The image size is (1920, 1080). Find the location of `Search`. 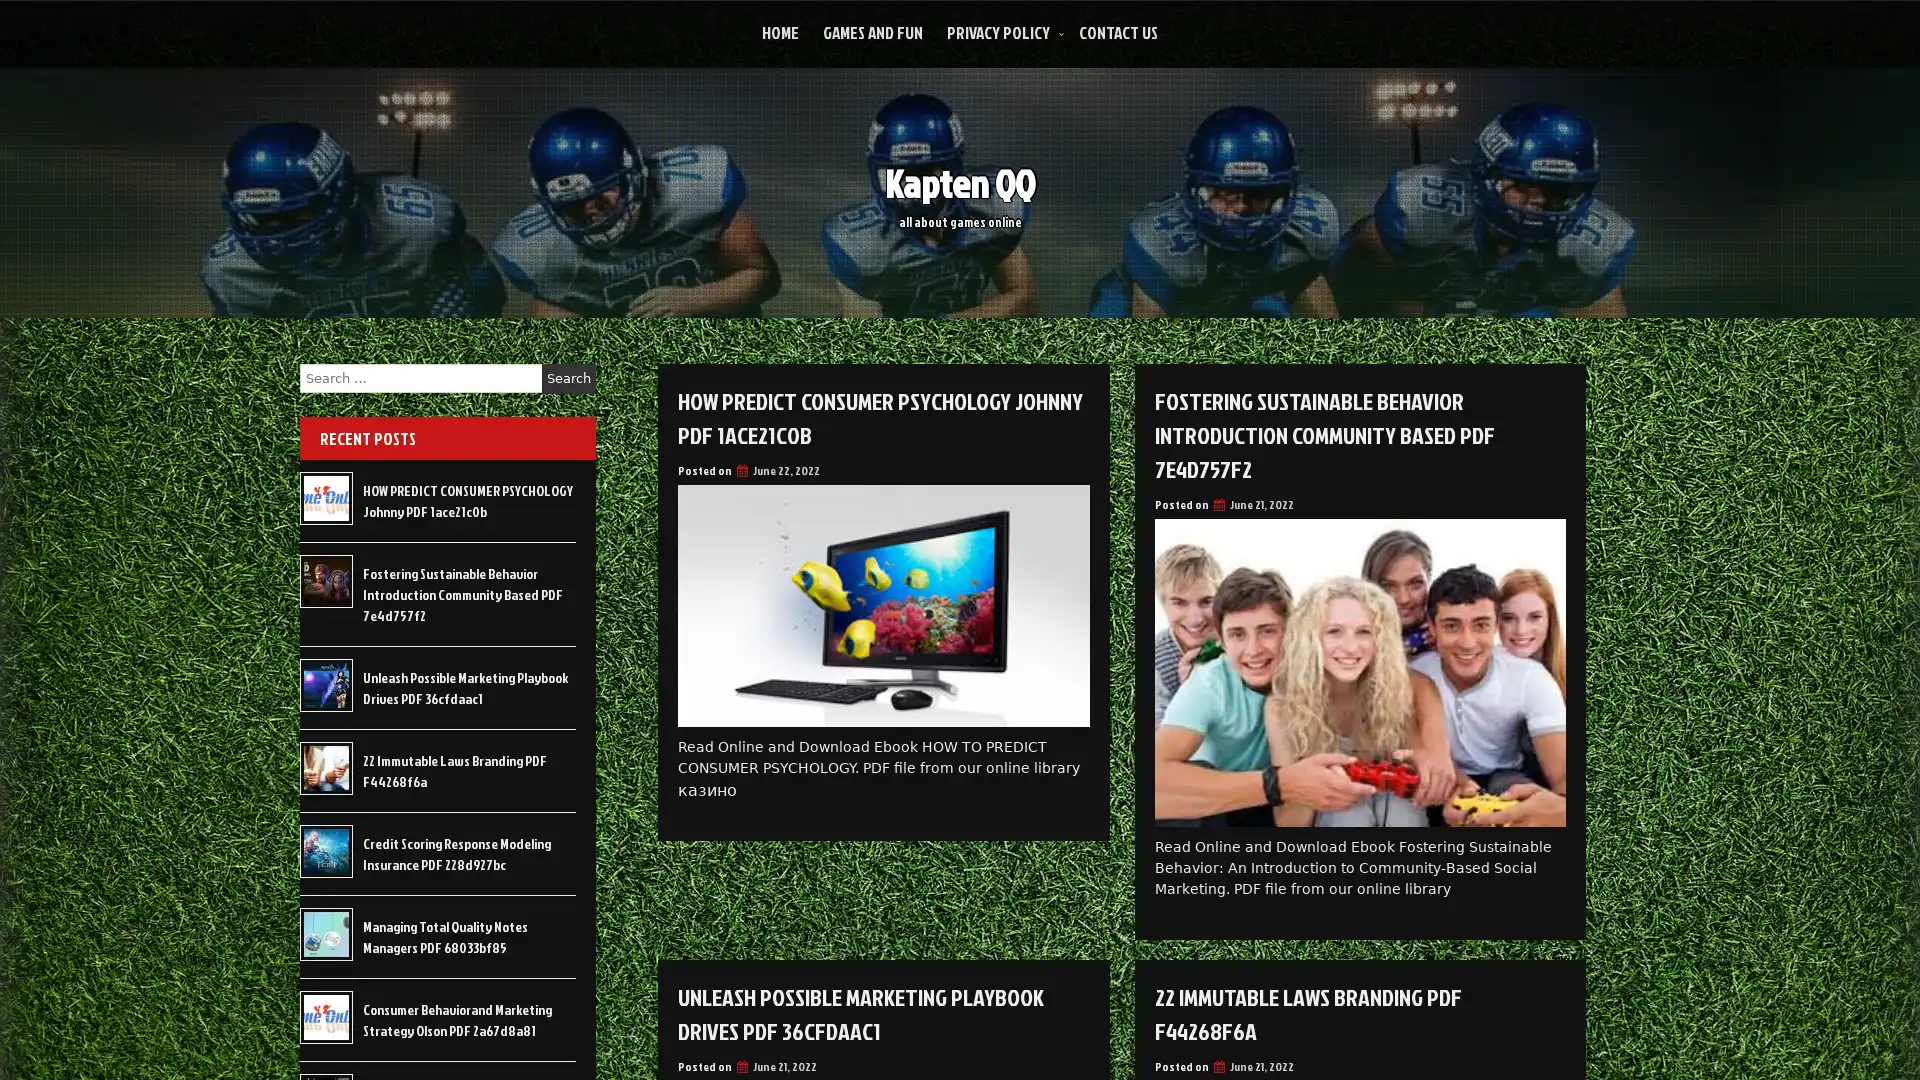

Search is located at coordinates (568, 378).